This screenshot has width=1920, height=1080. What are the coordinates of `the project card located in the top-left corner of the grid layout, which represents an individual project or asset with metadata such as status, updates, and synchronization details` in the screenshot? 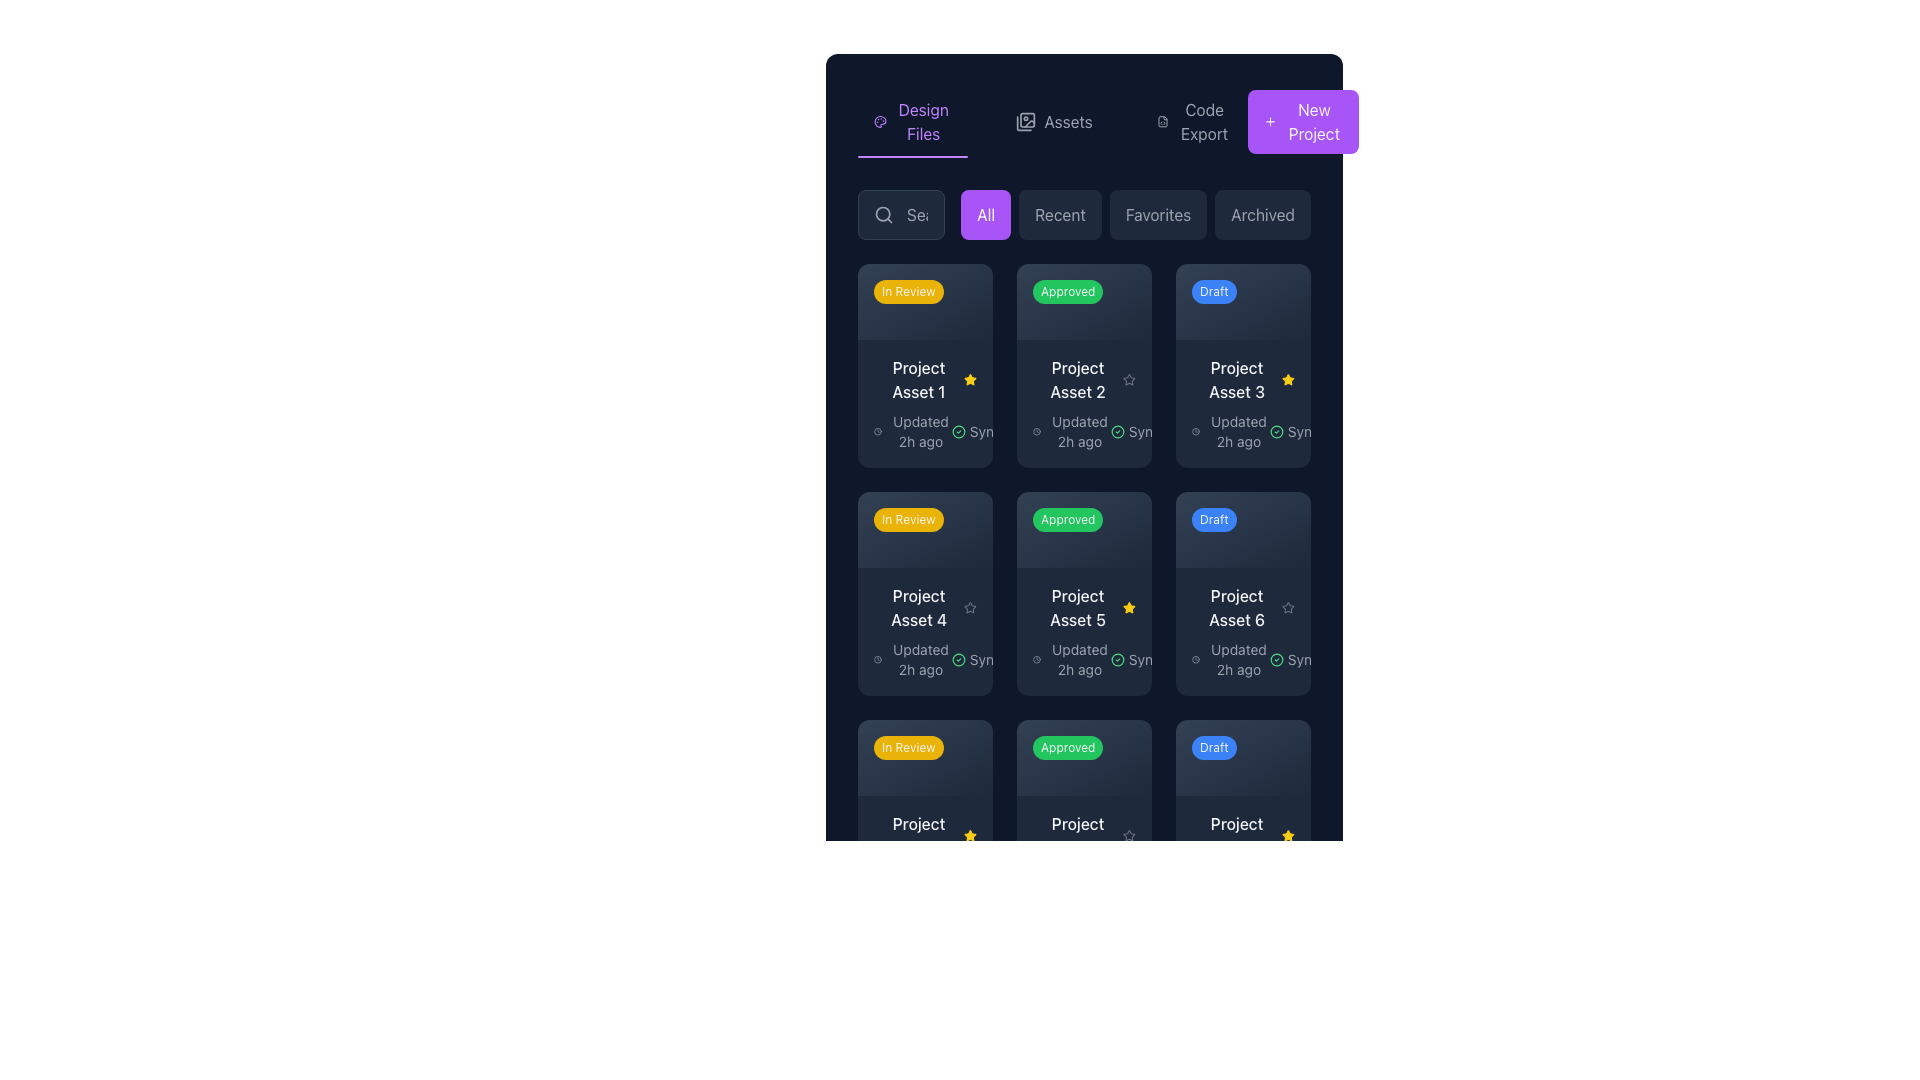 It's located at (924, 366).